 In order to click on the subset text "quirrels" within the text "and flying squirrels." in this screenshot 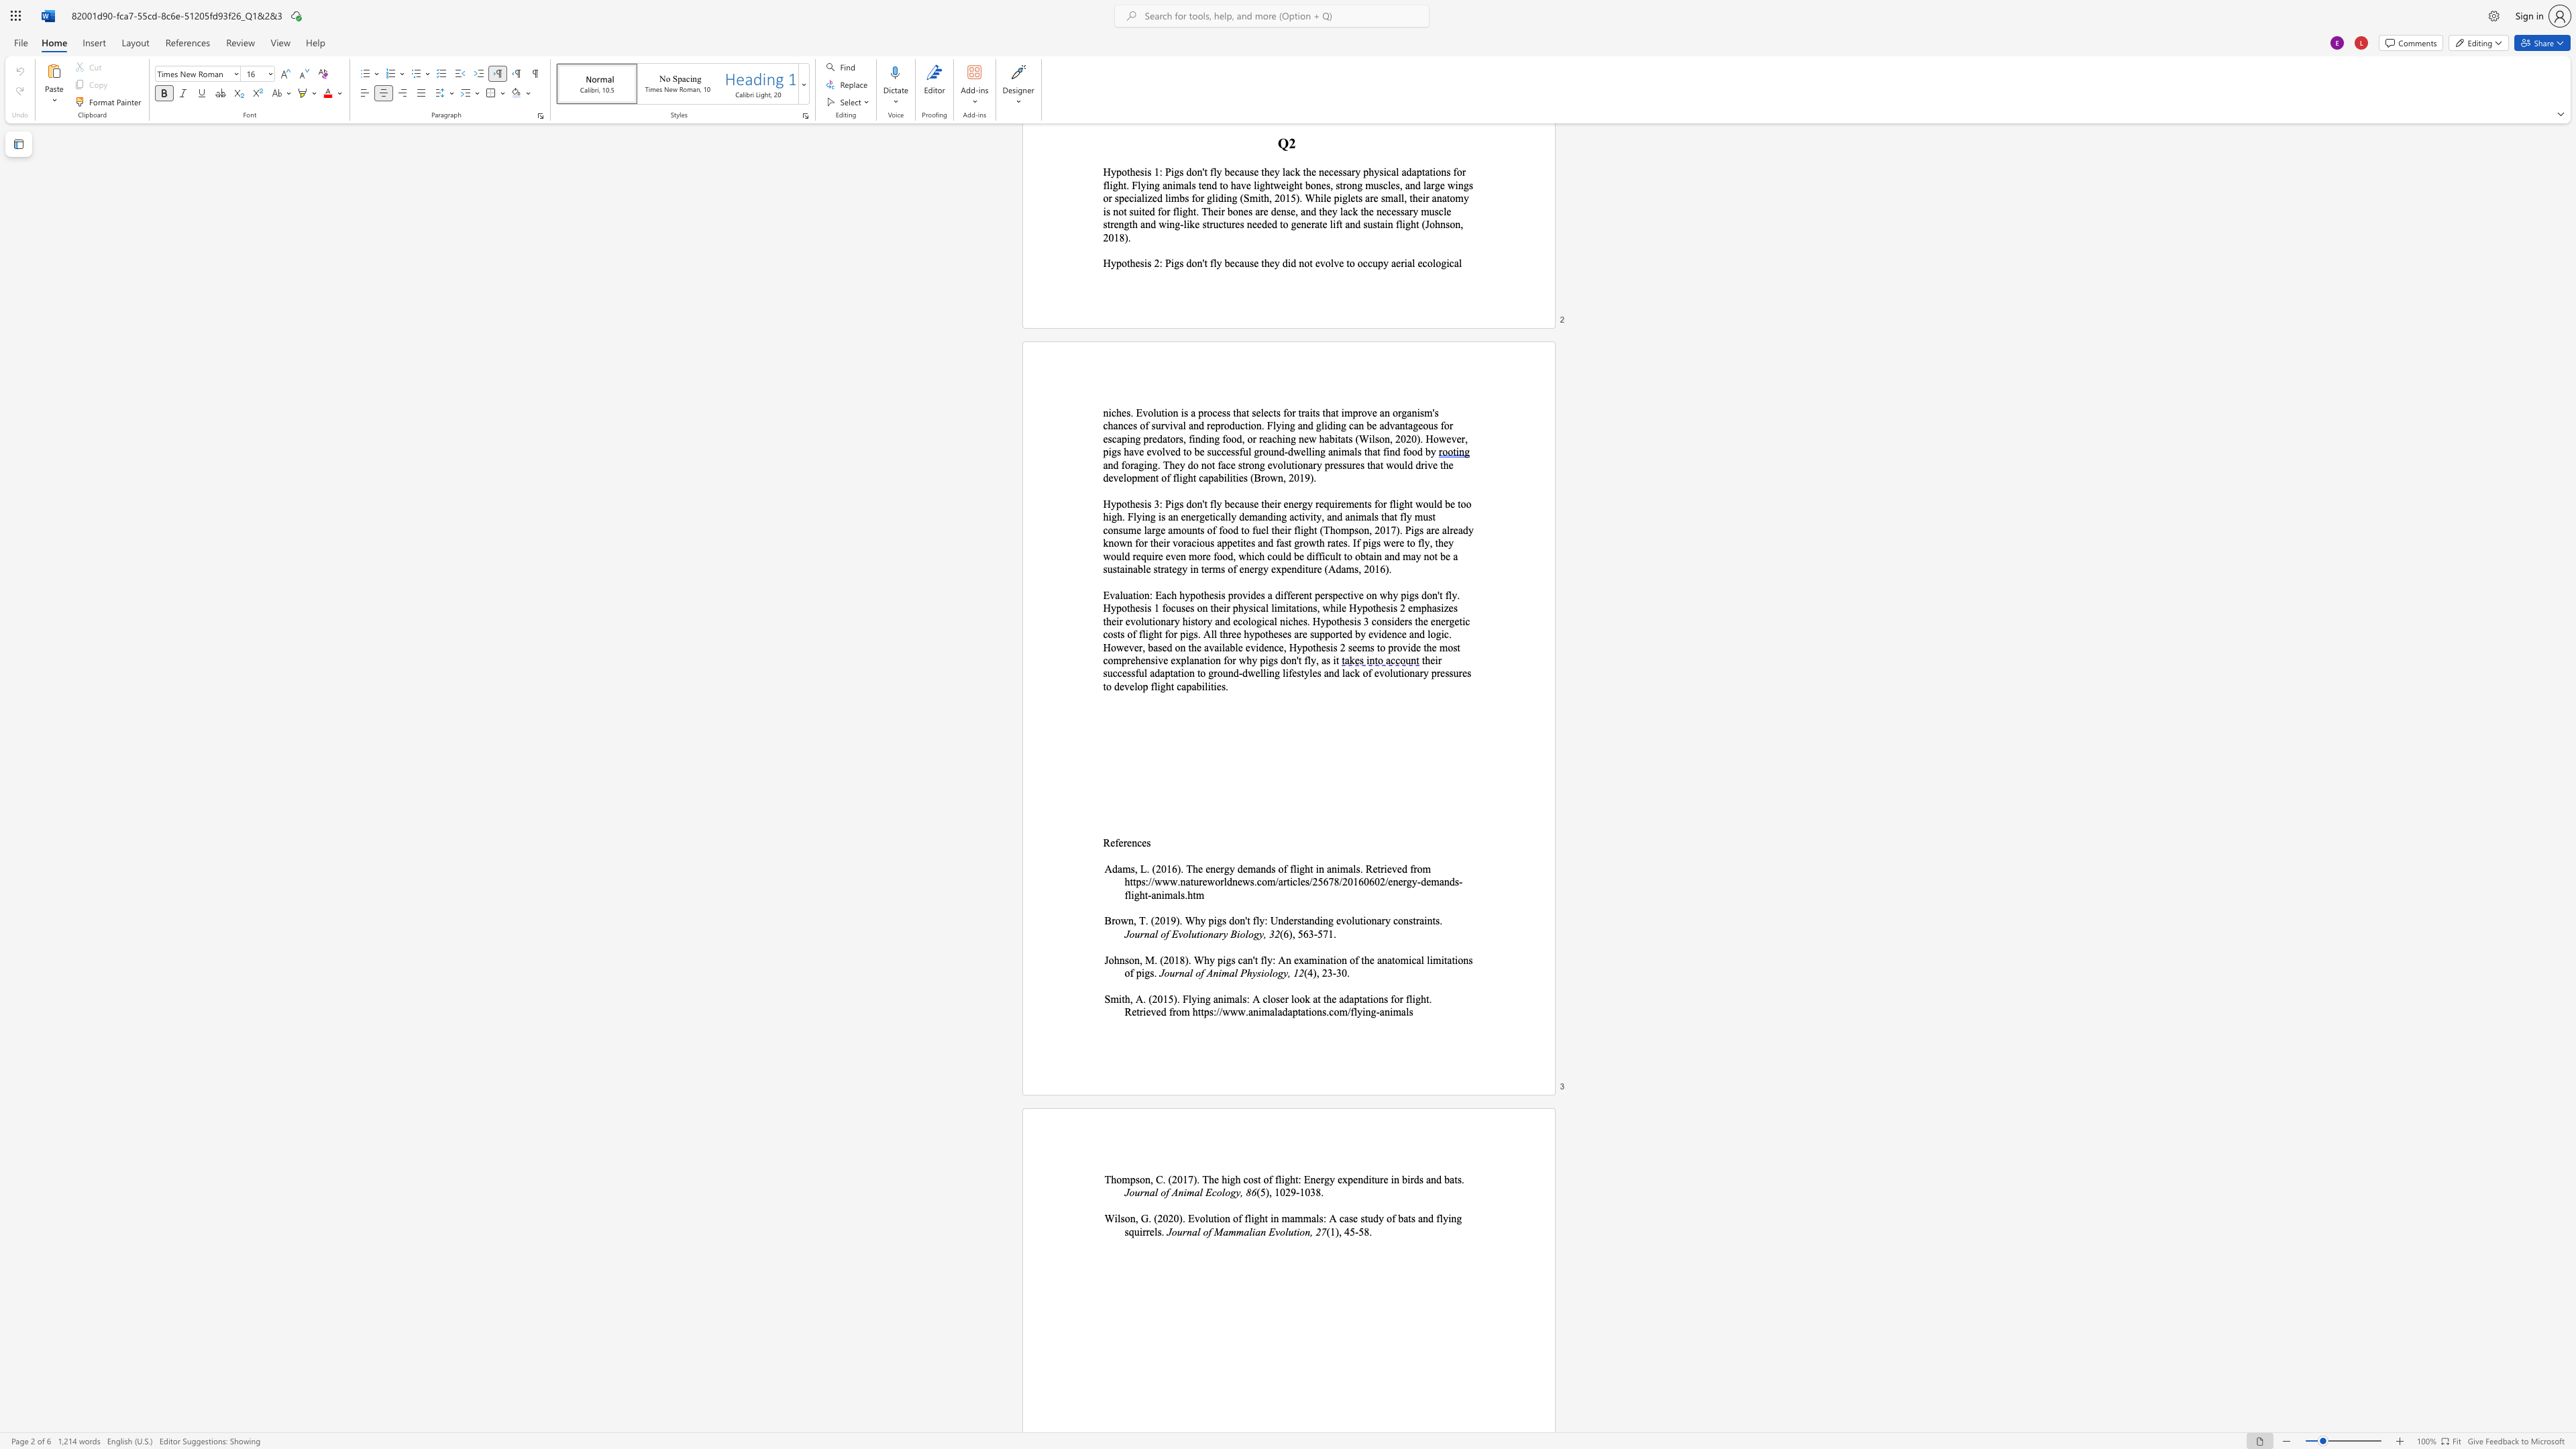, I will do `click(1128, 1231)`.